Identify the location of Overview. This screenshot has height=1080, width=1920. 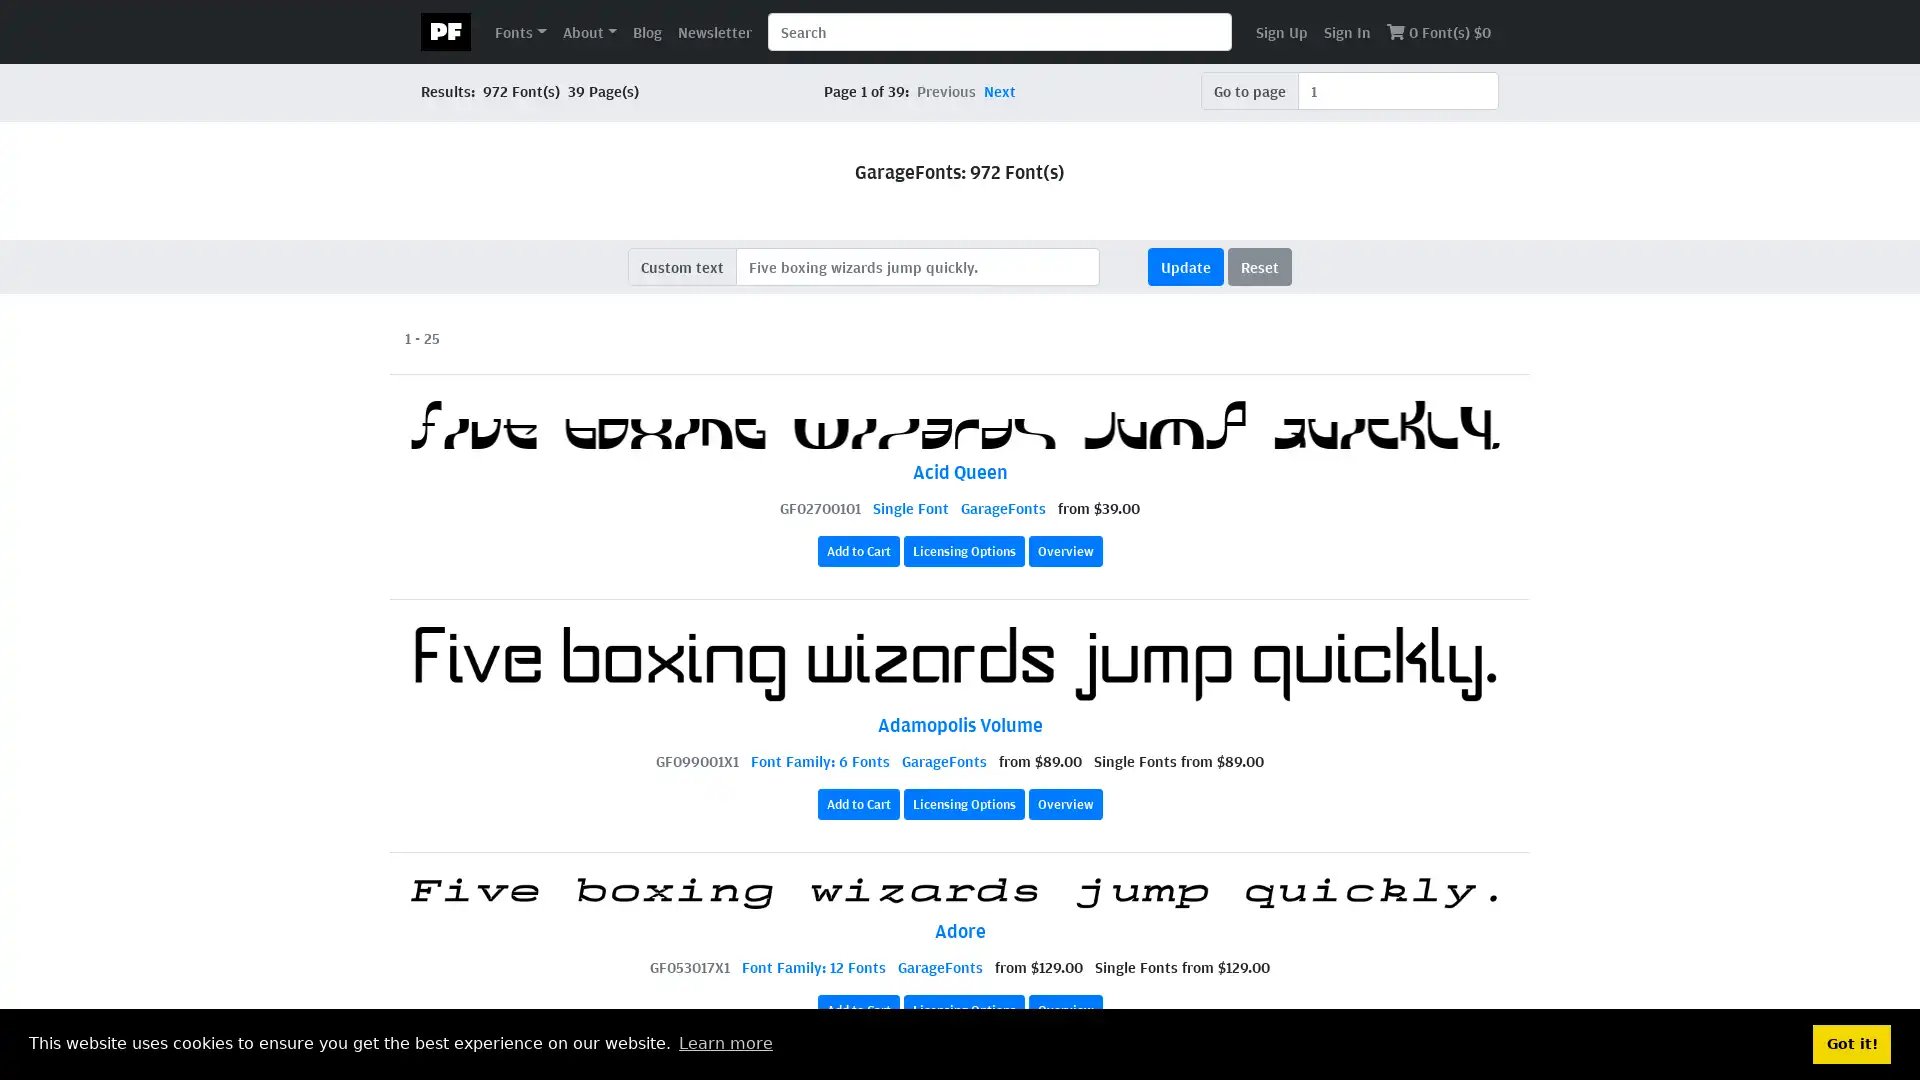
(1064, 1009).